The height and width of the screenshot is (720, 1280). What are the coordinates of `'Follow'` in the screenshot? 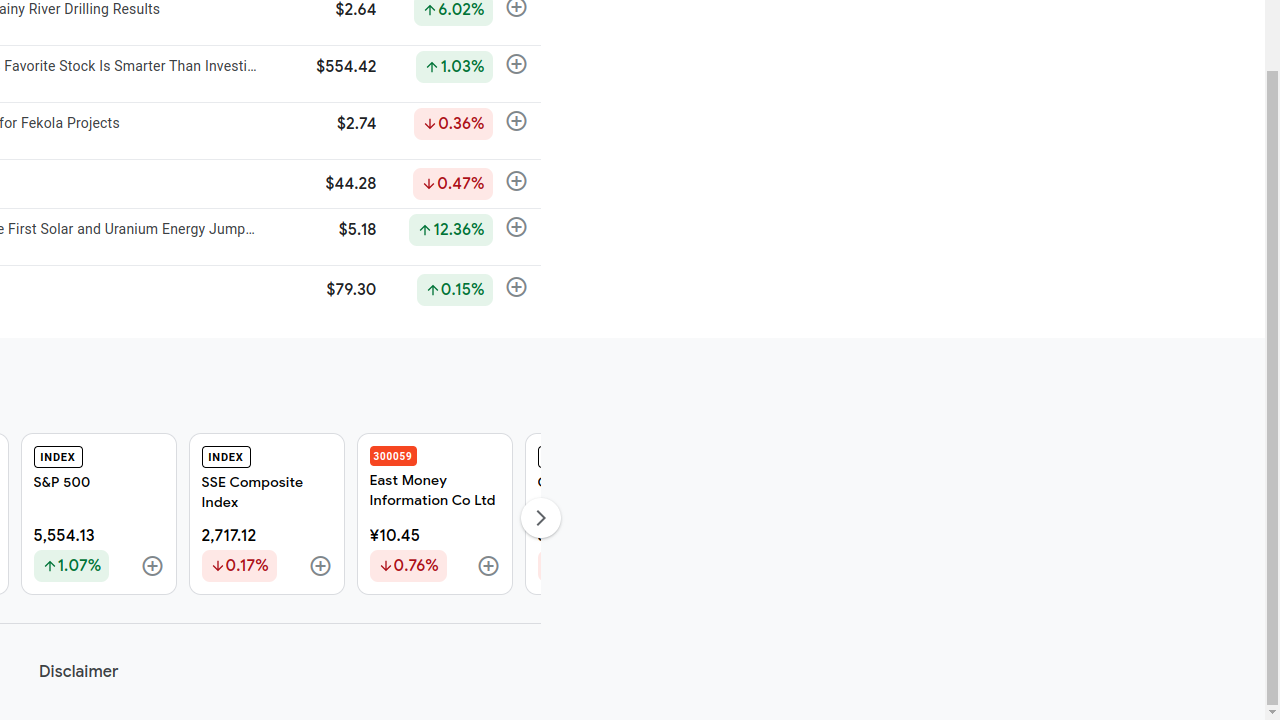 It's located at (488, 567).